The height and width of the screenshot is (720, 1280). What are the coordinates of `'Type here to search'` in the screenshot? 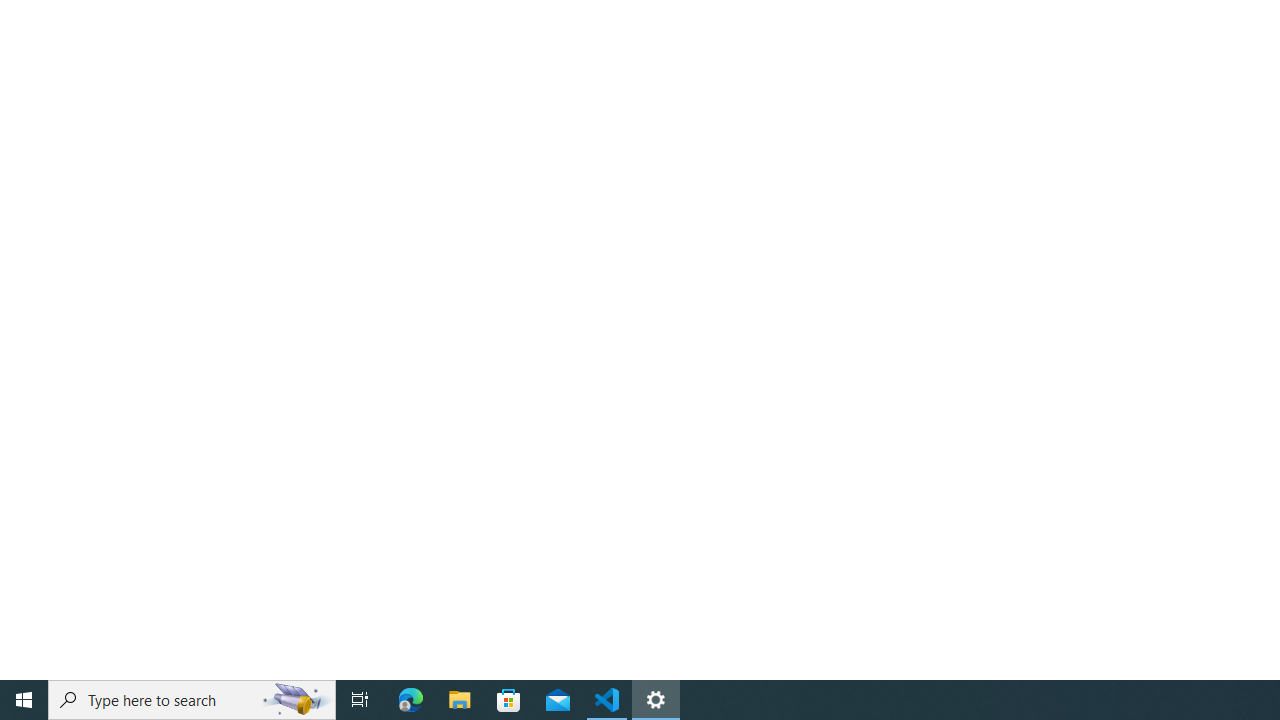 It's located at (192, 698).